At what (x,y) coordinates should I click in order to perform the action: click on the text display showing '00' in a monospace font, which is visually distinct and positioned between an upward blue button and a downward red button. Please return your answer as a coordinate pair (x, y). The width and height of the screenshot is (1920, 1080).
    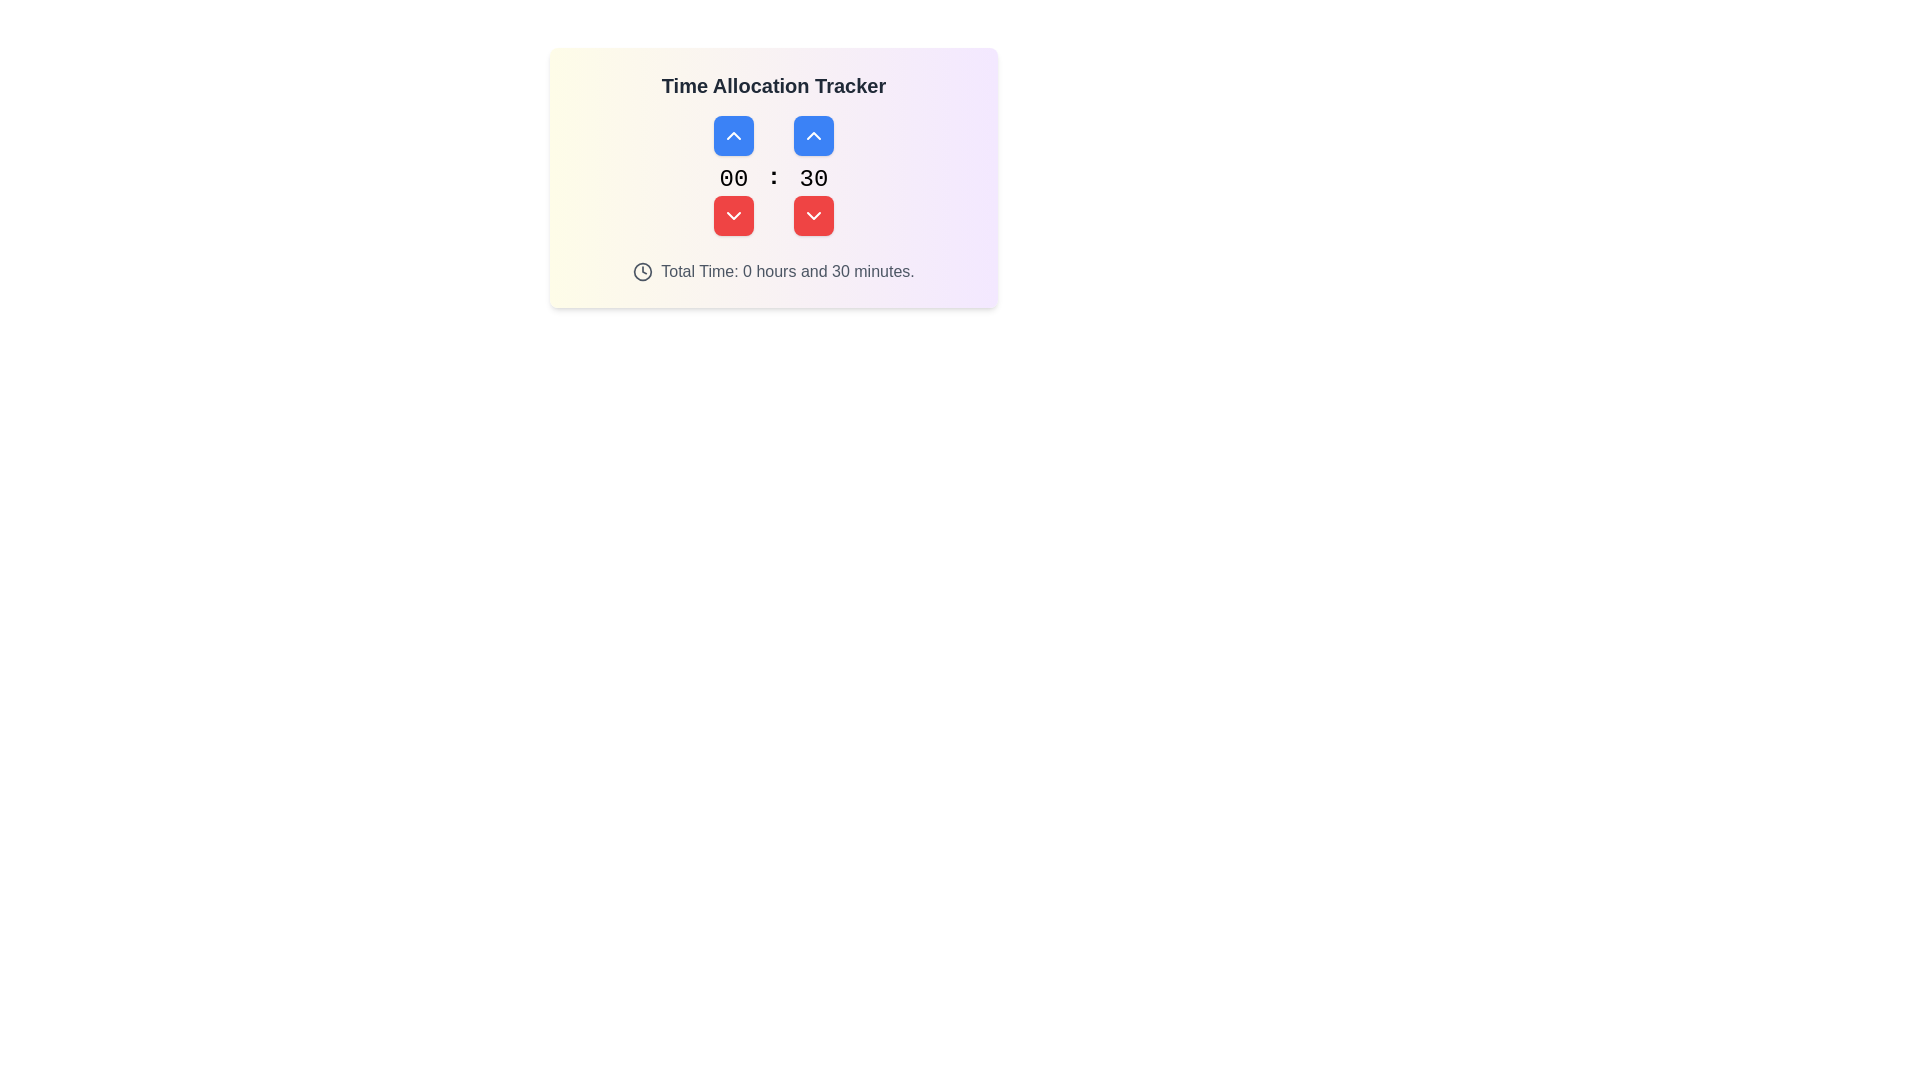
    Looking at the image, I should click on (733, 180).